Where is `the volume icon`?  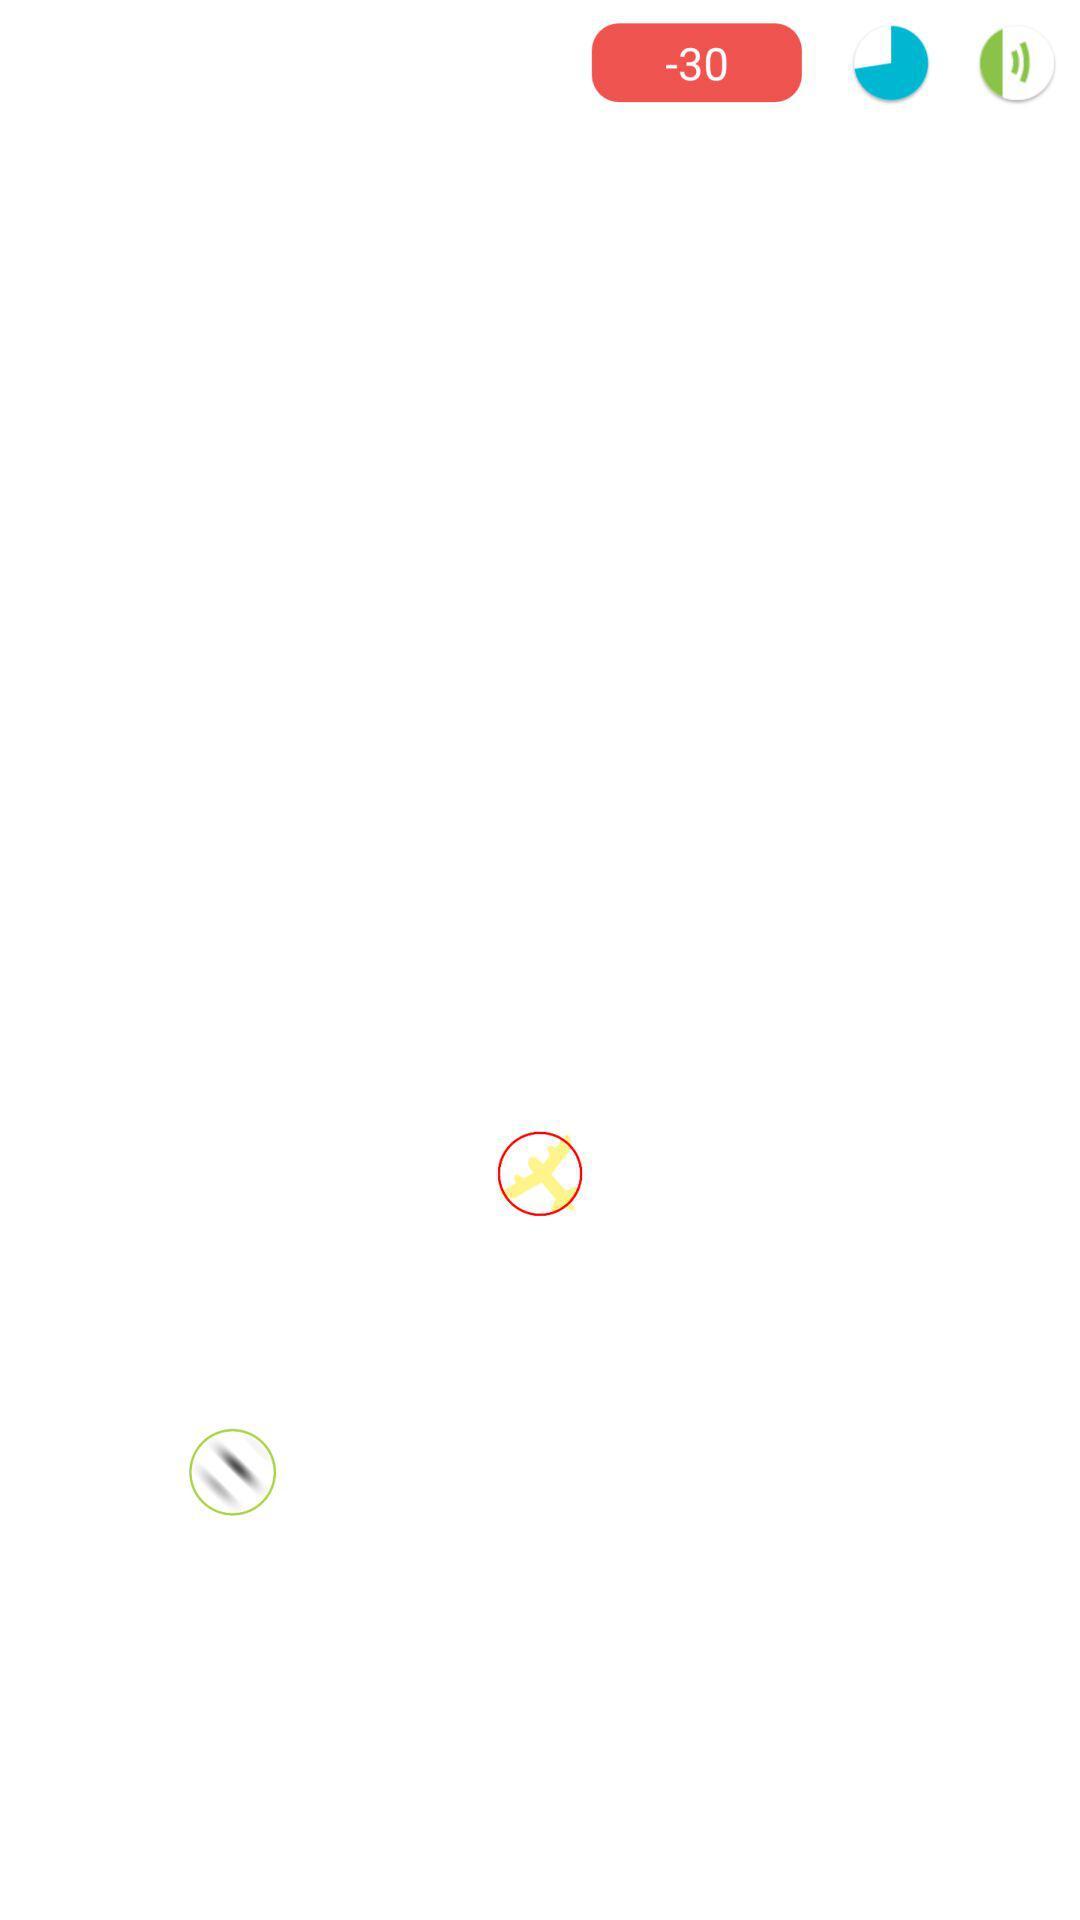
the volume icon is located at coordinates (1017, 62).